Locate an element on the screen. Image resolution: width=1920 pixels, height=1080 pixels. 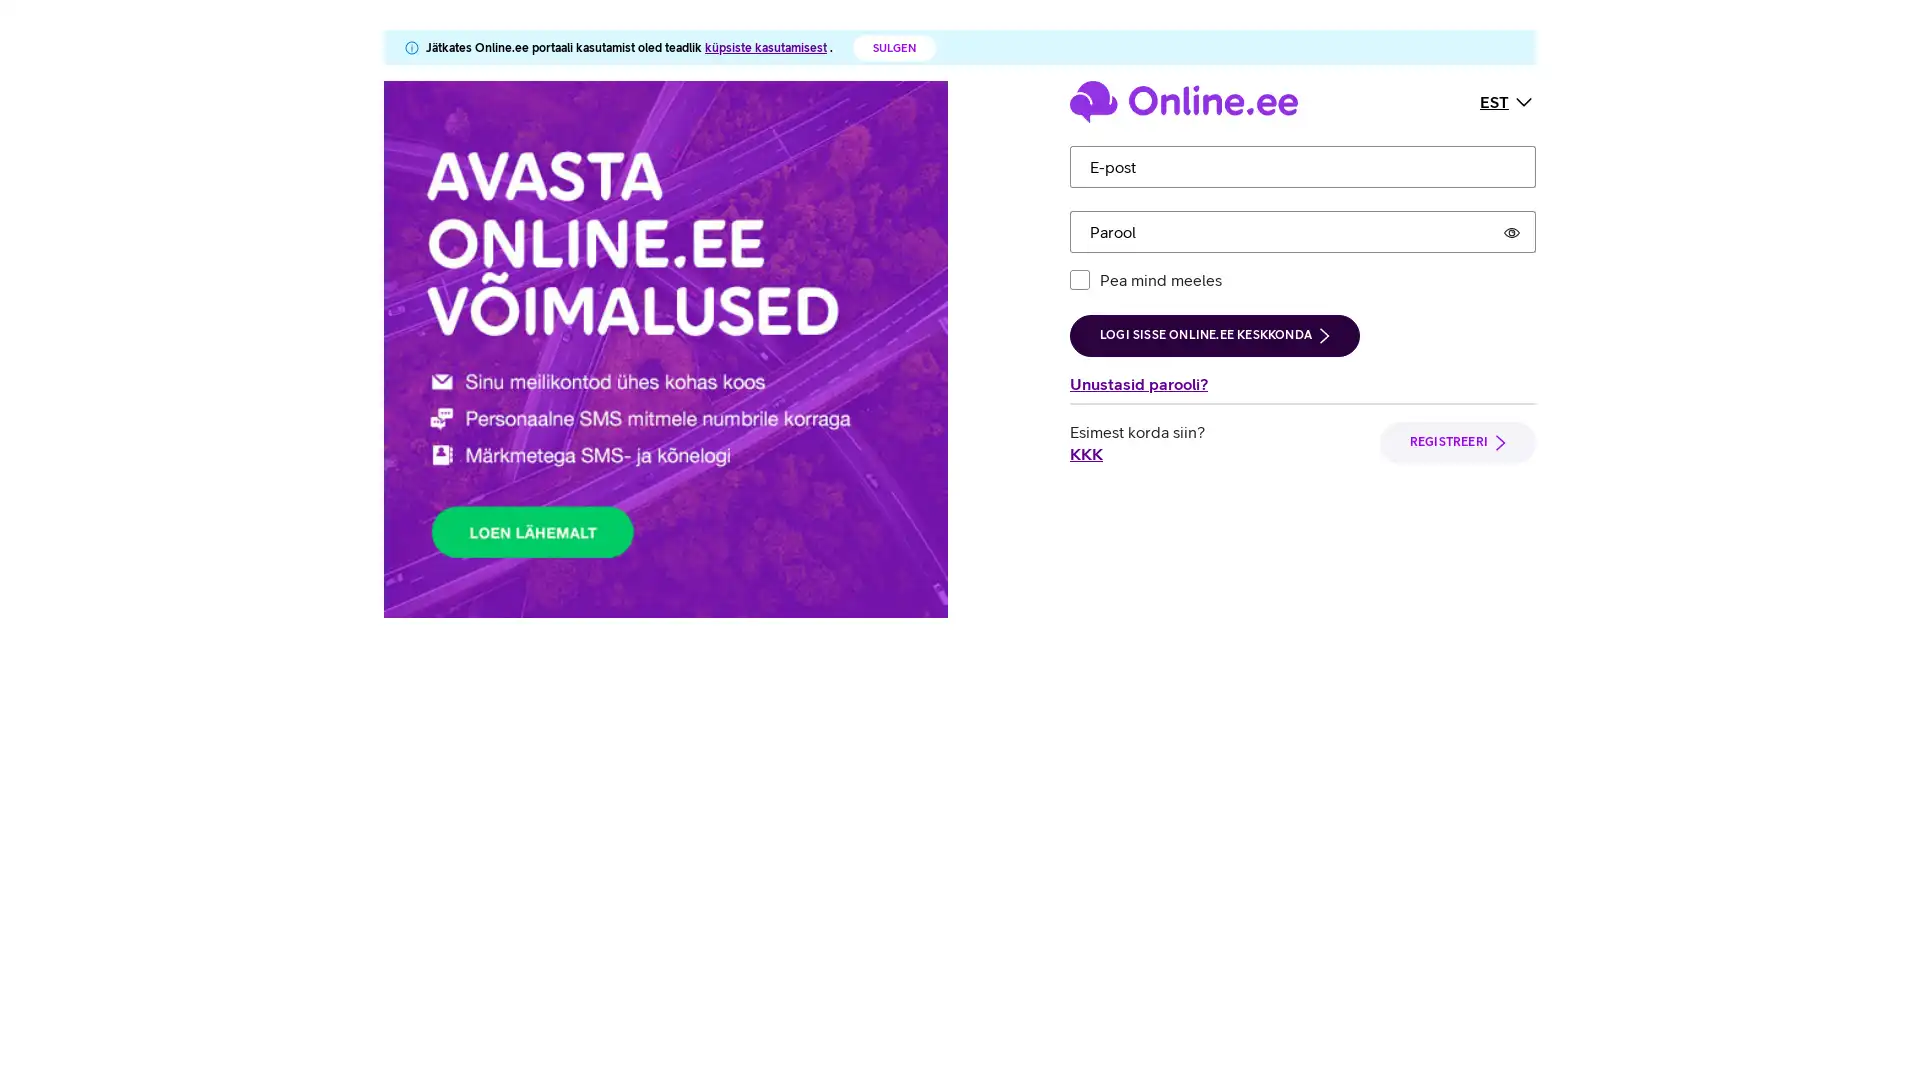
SULGEN is located at coordinates (893, 46).